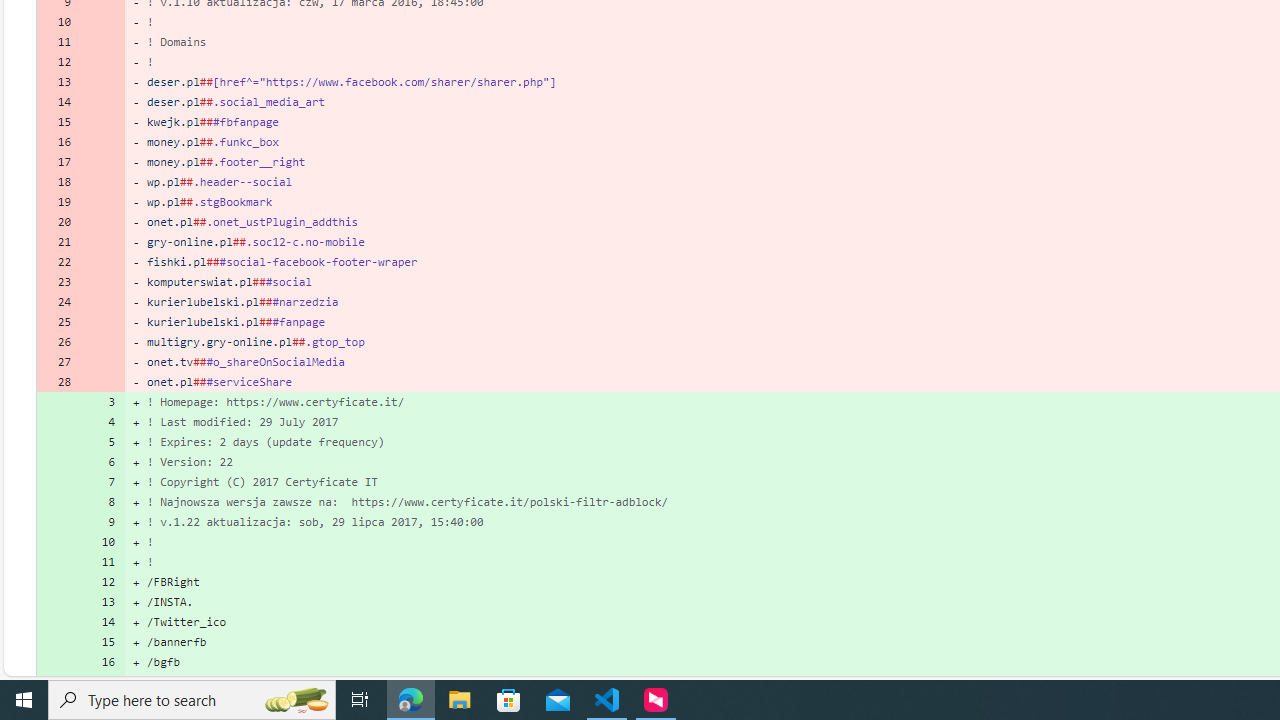 Image resolution: width=1280 pixels, height=720 pixels. I want to click on '18', so click(58, 182).